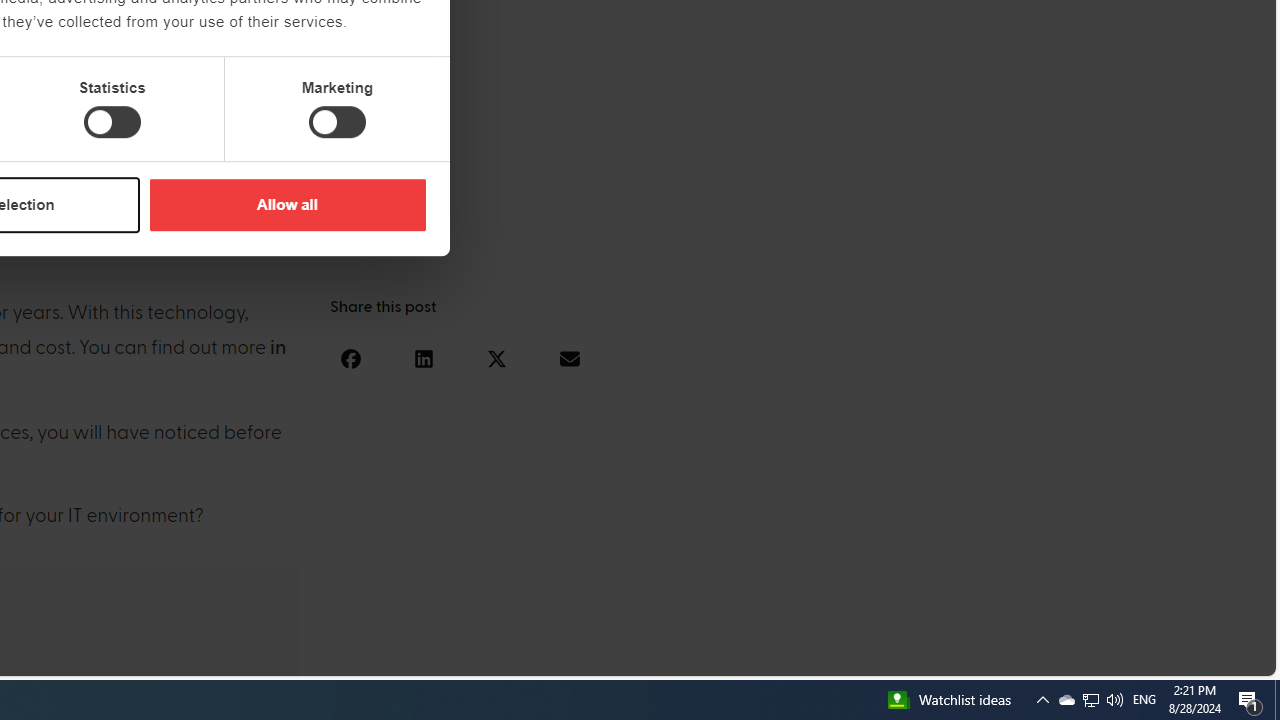 The image size is (1280, 720). Describe the element at coordinates (286, 204) in the screenshot. I see `'Allow all'` at that location.